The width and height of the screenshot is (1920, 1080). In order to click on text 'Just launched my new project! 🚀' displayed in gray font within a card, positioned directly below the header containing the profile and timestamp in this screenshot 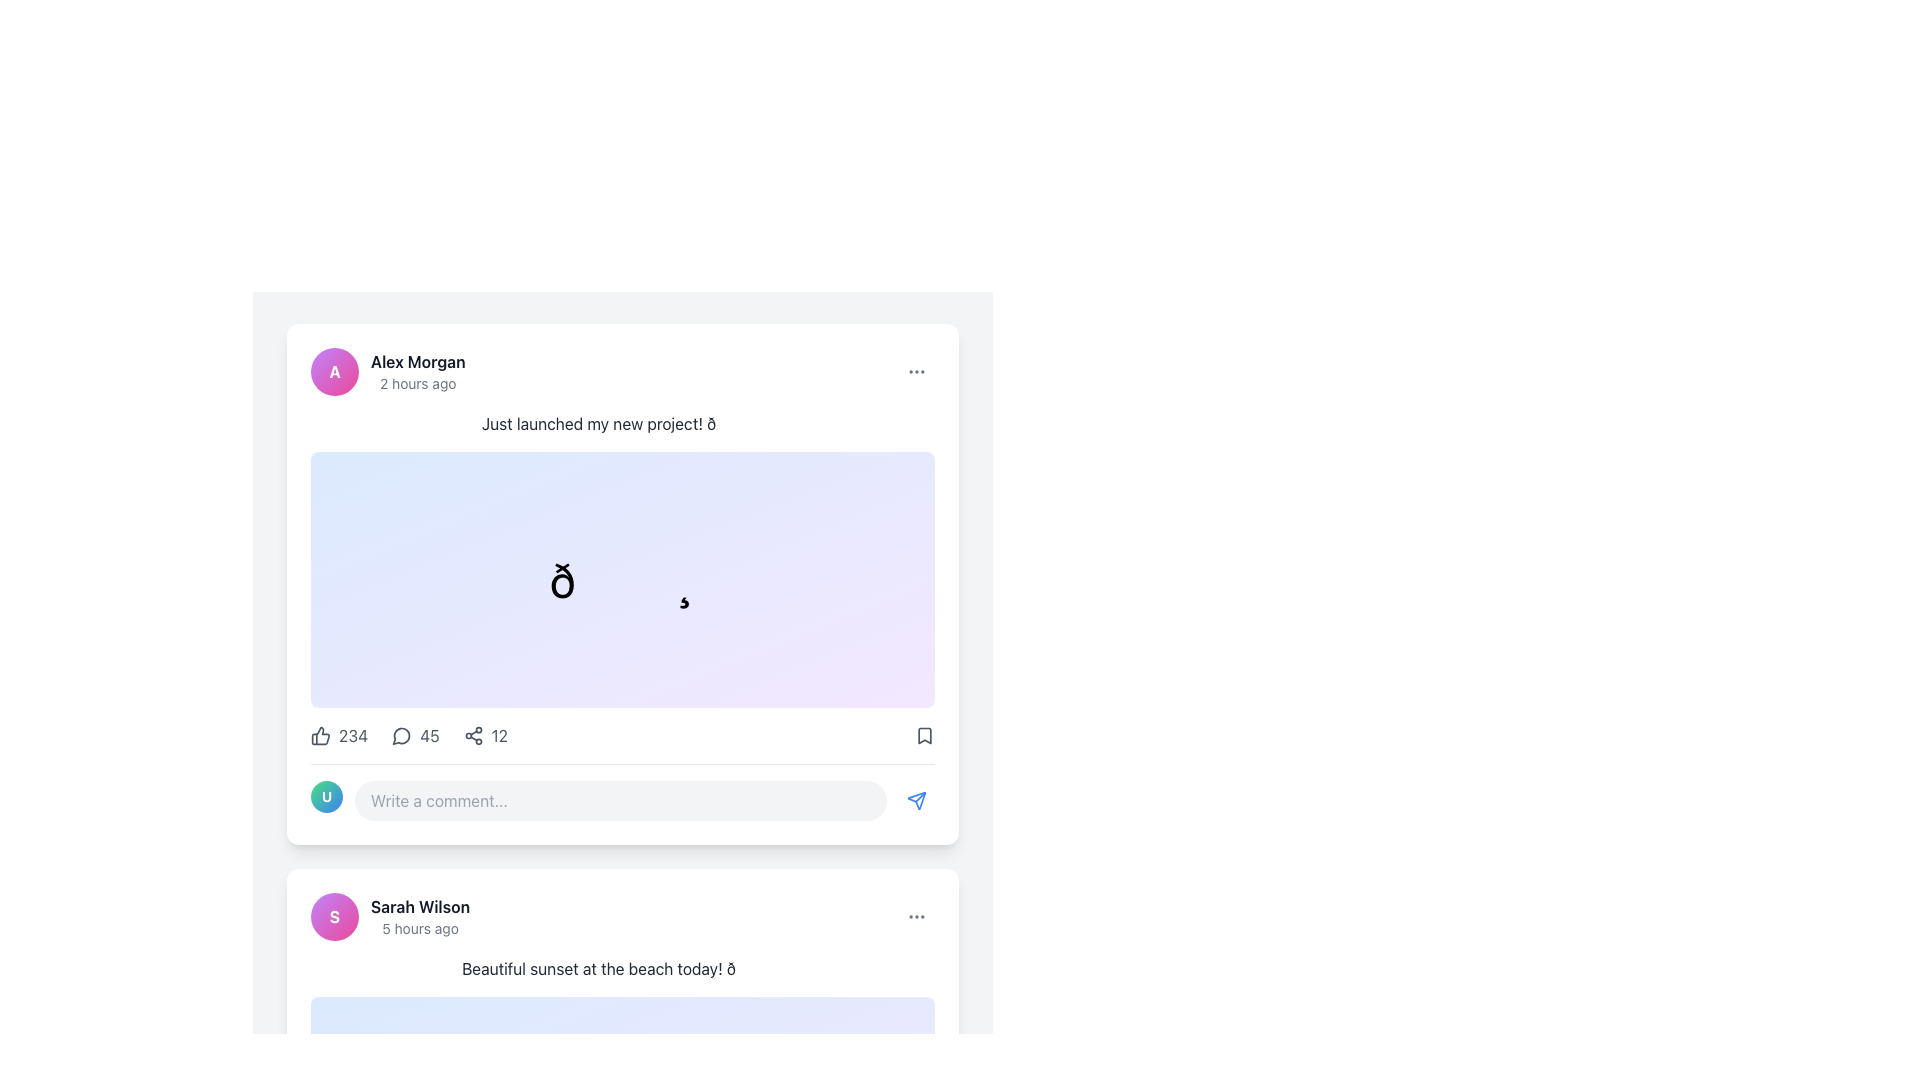, I will do `click(622, 423)`.